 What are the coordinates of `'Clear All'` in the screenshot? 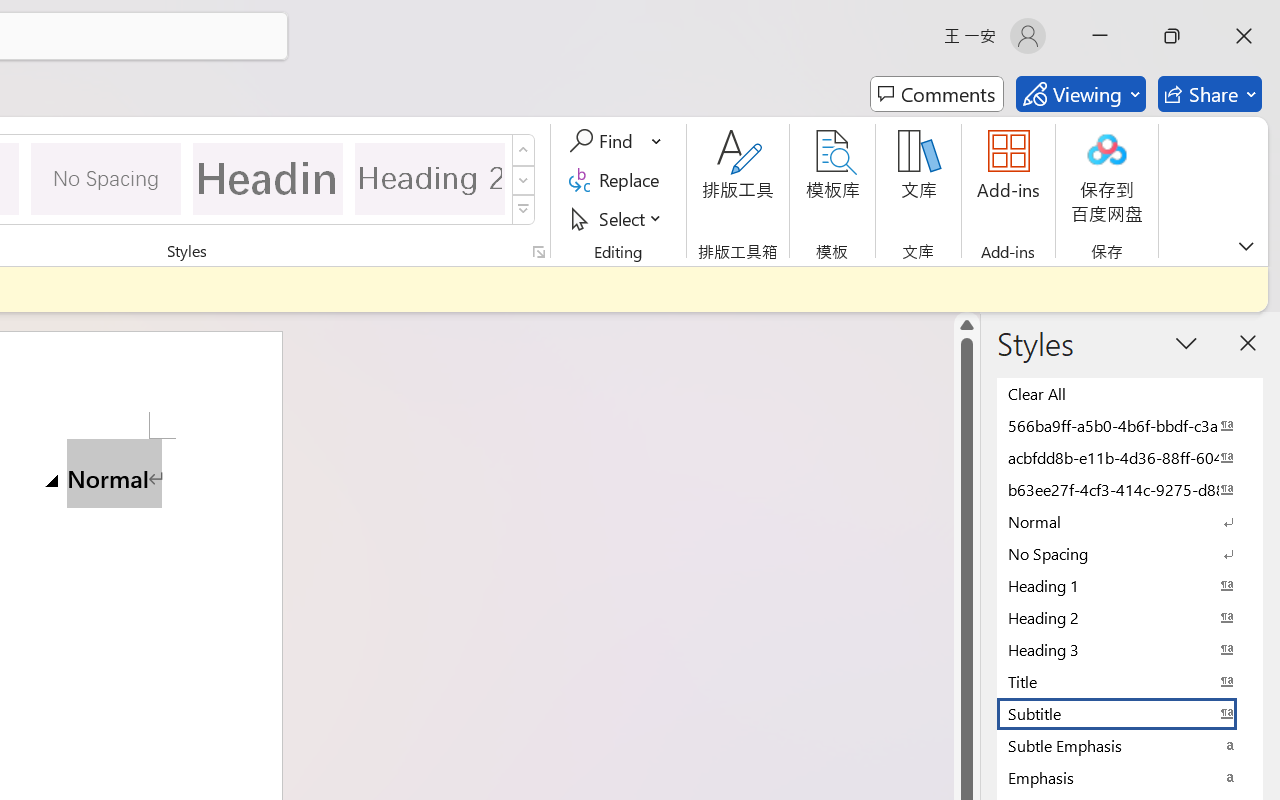 It's located at (1130, 392).